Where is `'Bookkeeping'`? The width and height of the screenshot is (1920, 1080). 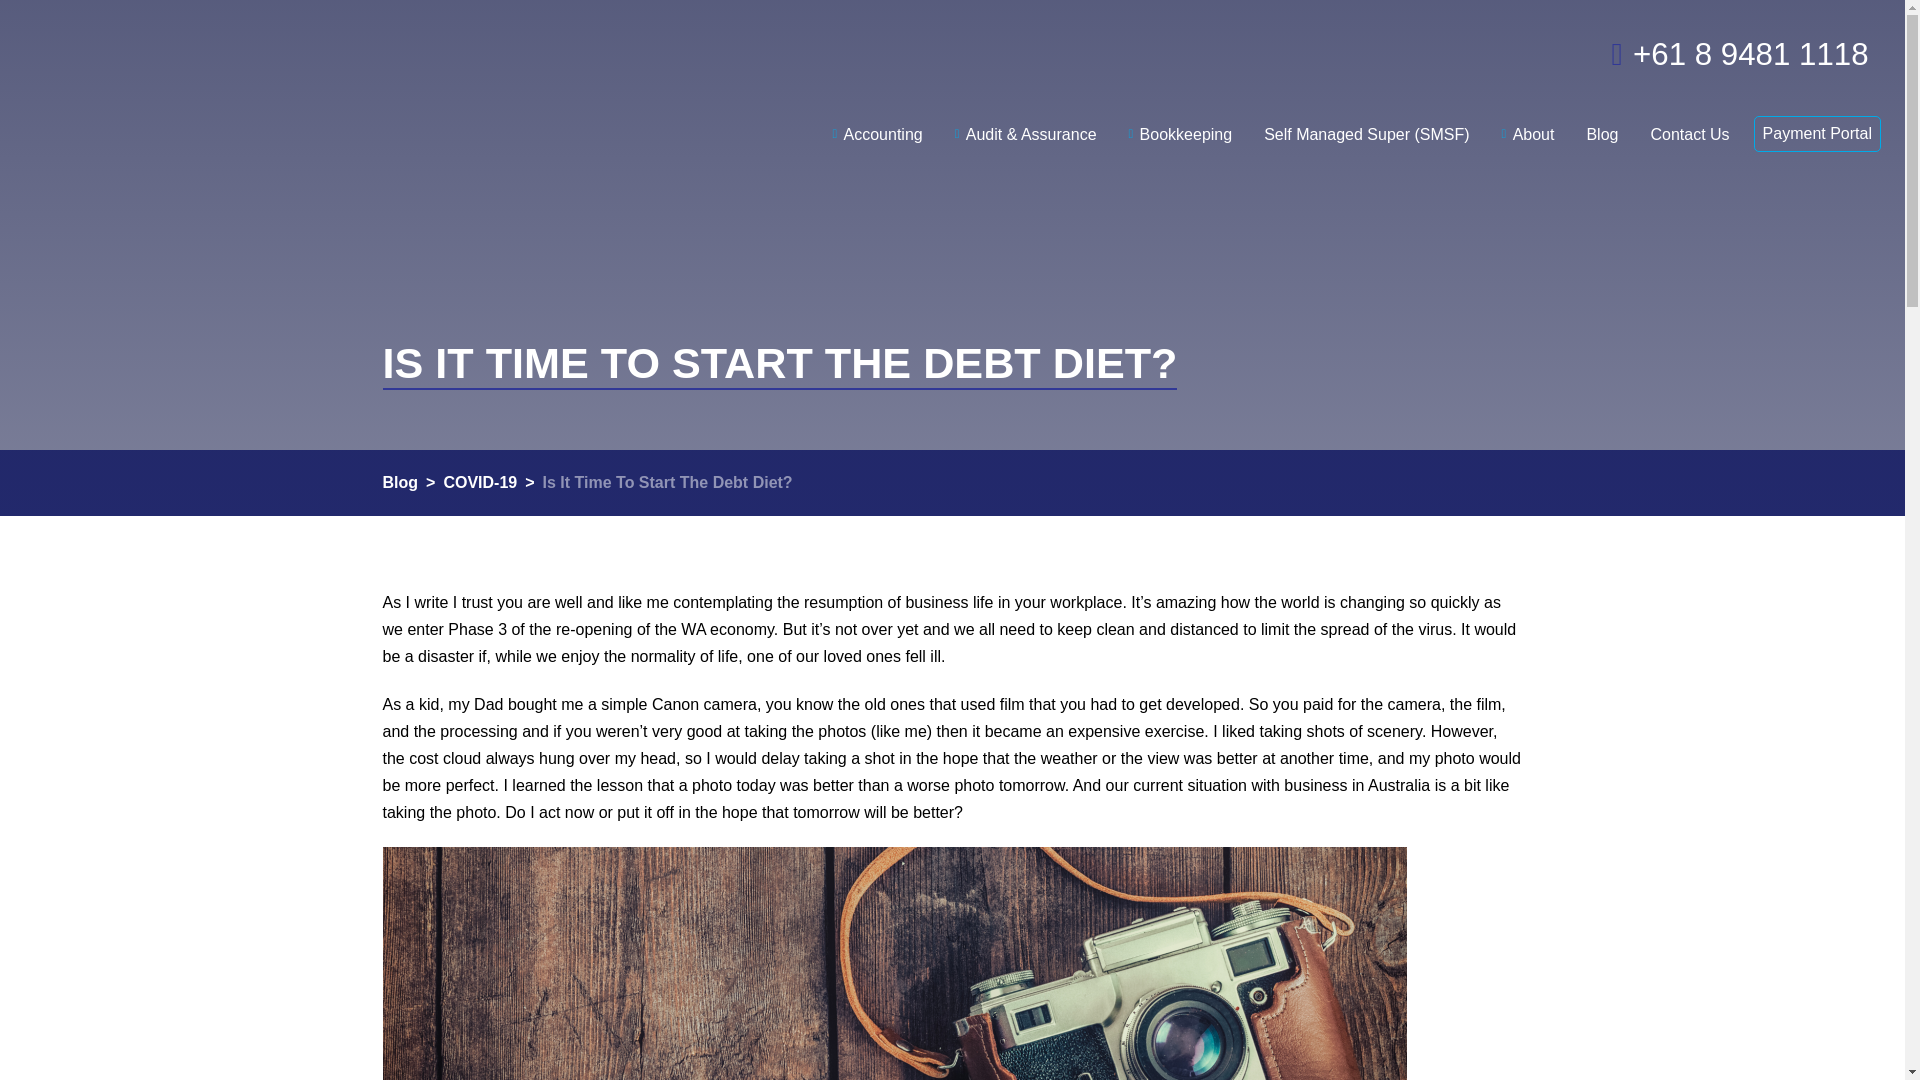
'Bookkeeping' is located at coordinates (1180, 119).